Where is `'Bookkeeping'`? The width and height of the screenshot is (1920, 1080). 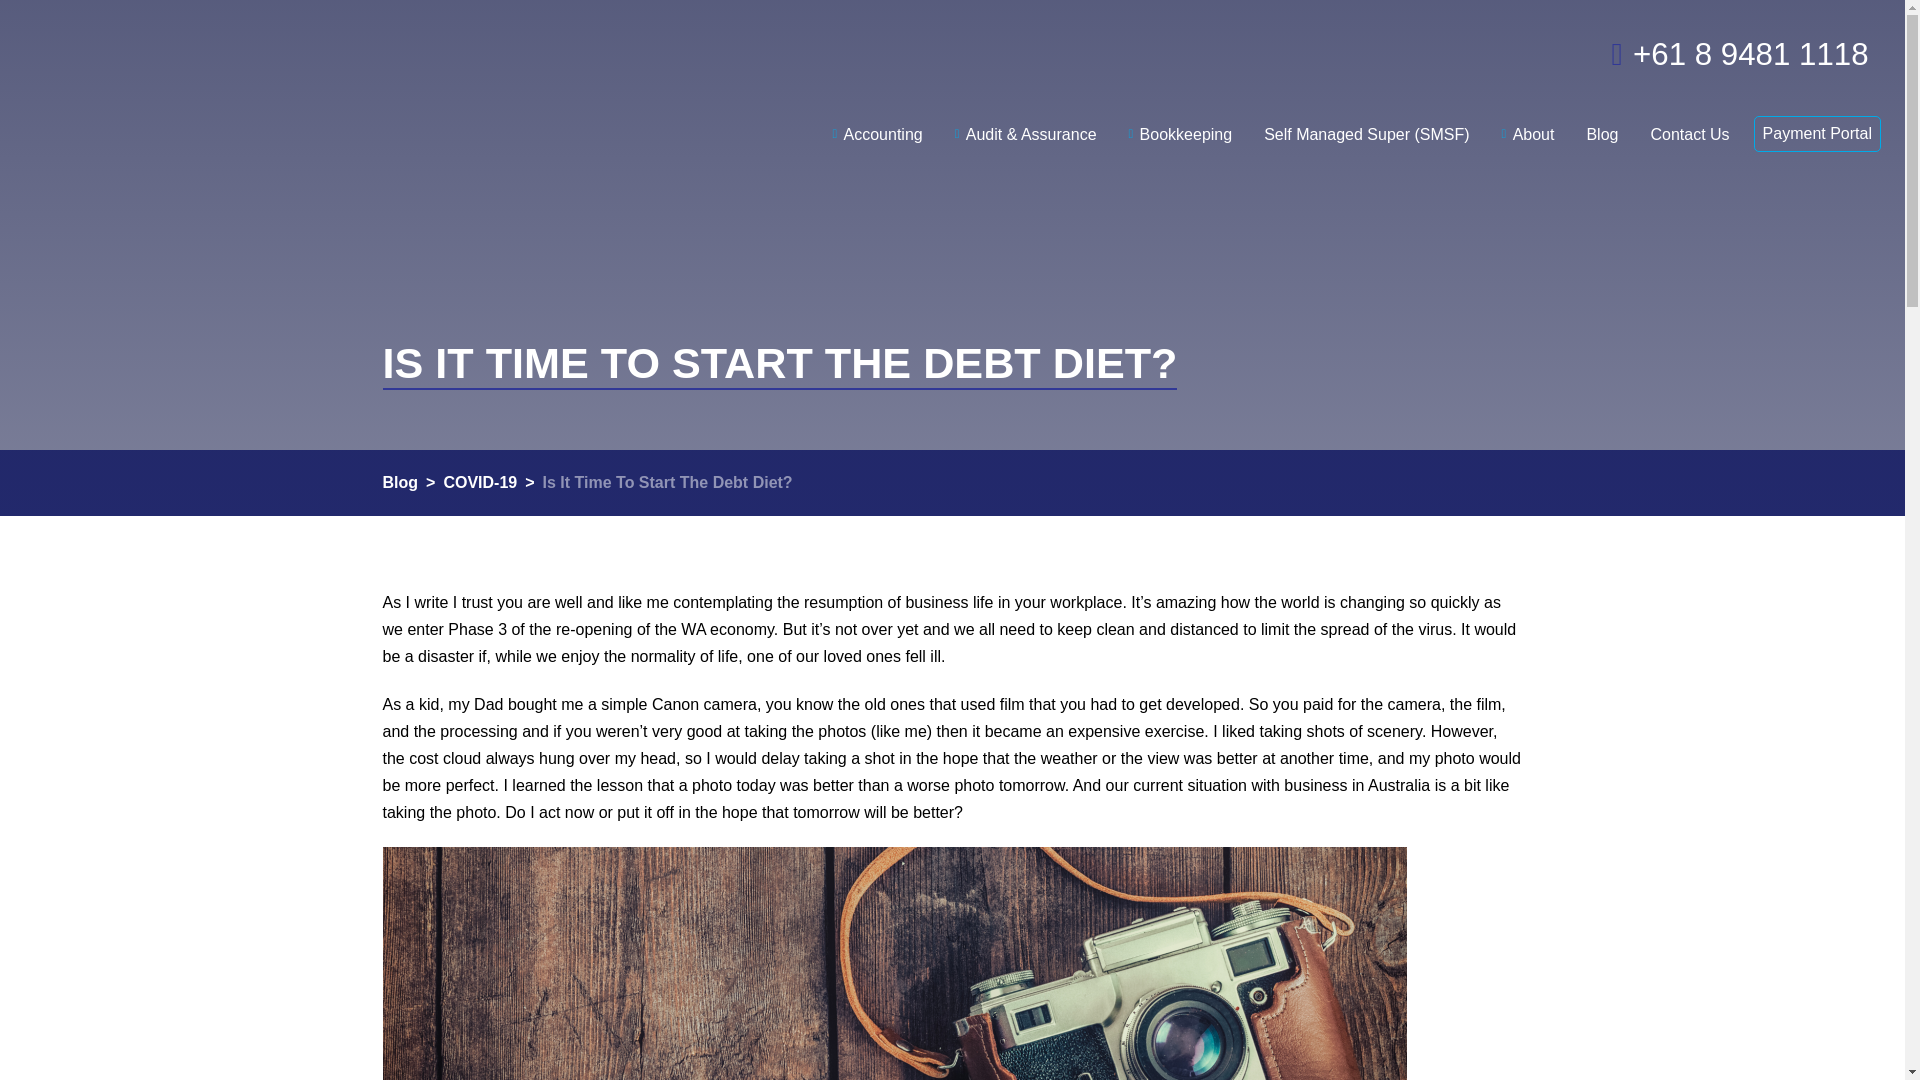
'Bookkeeping' is located at coordinates (1180, 119).